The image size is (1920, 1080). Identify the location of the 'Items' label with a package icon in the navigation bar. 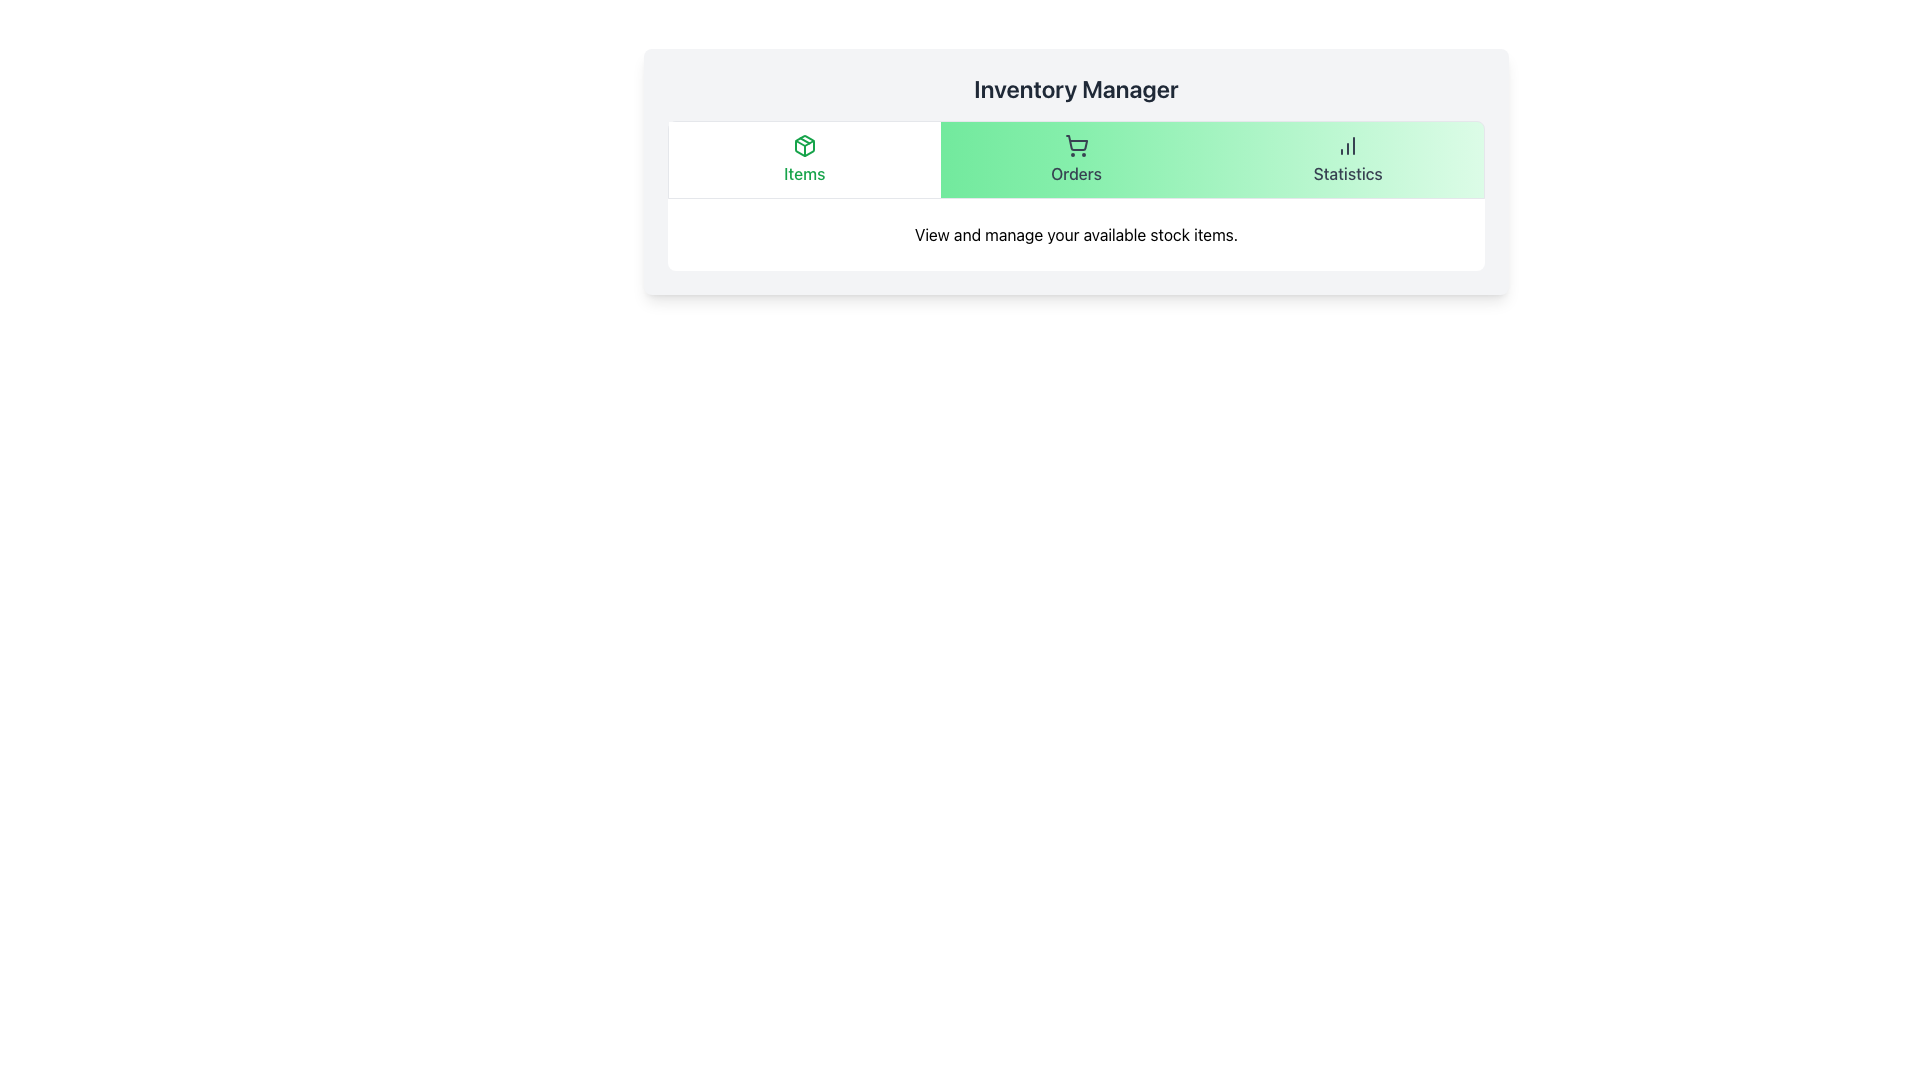
(804, 158).